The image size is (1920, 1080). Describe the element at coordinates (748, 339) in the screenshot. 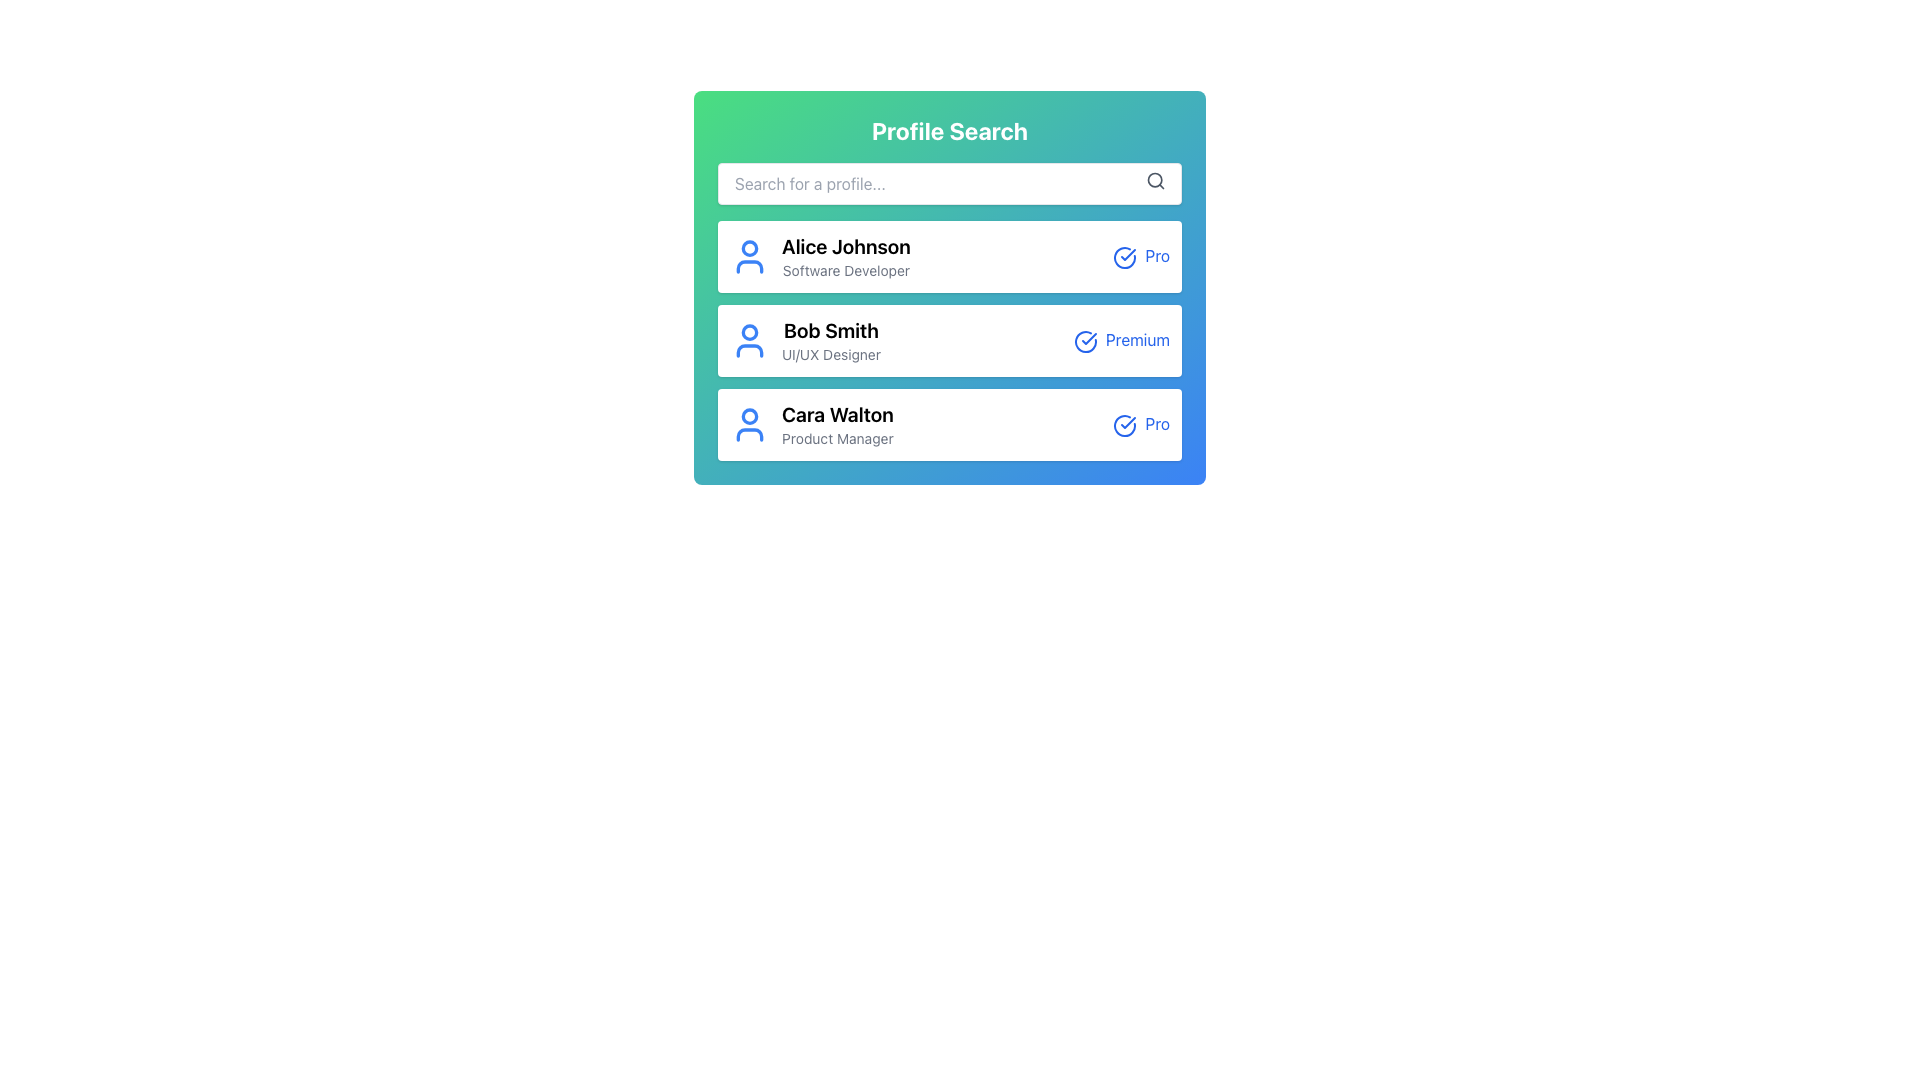

I see `the user profile icon located beside the text 'Bob Smith' in the row labeled 'Bob Smith UI/UX Designer Premium'` at that location.